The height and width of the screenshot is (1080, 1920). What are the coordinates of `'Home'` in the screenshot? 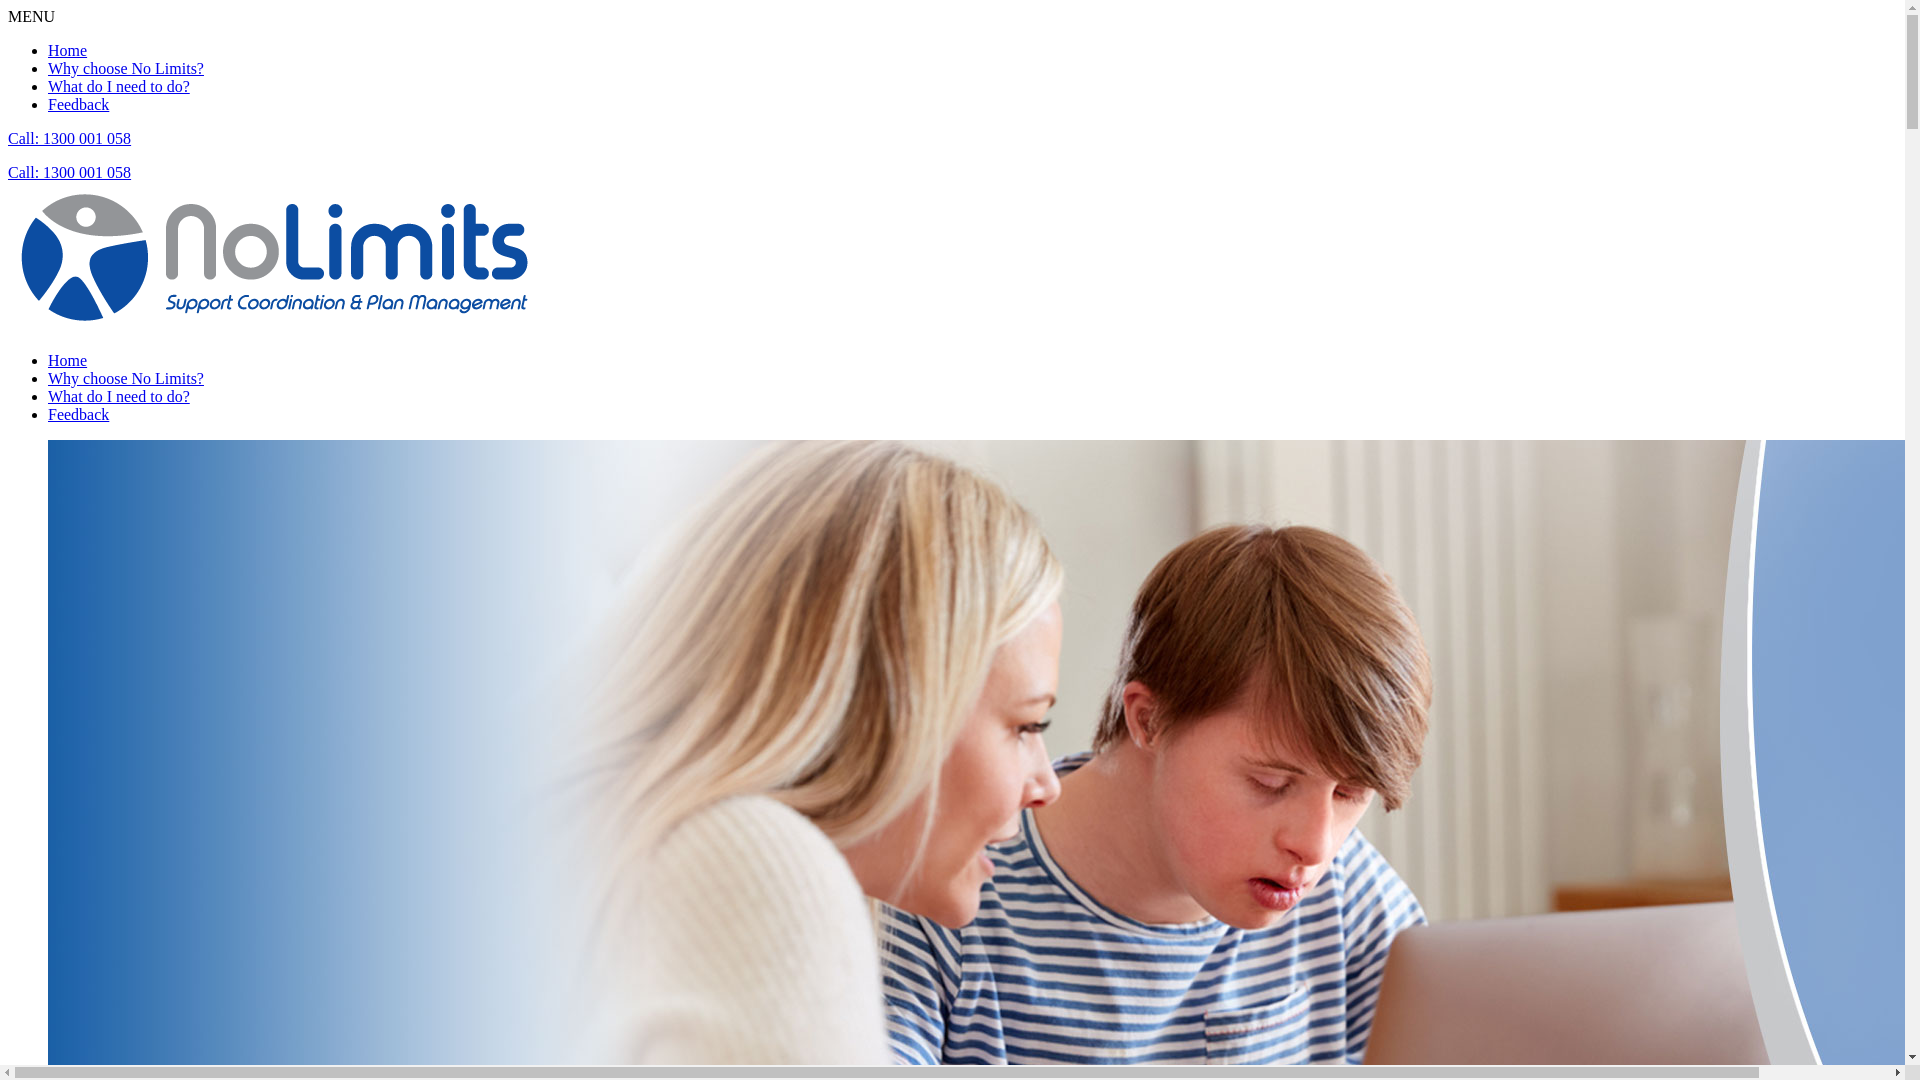 It's located at (67, 360).